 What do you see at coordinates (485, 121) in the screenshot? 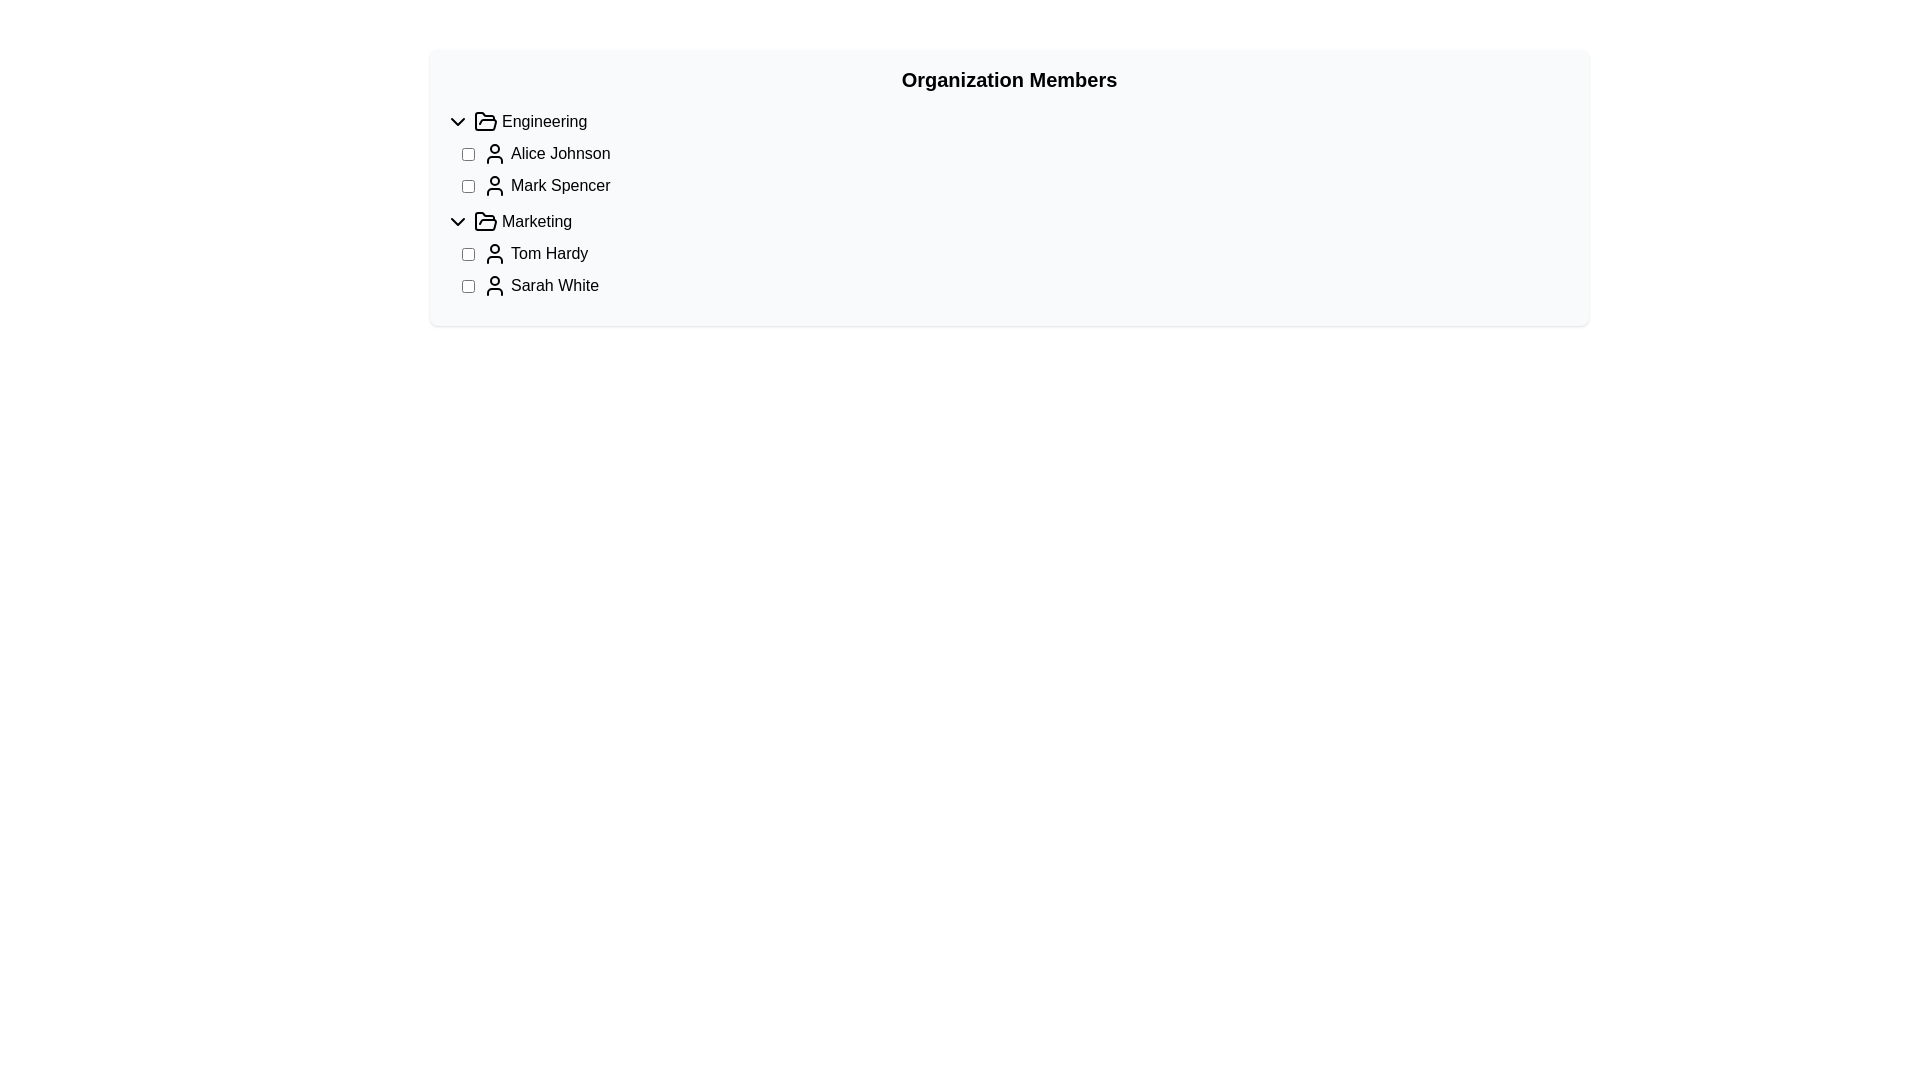
I see `the folder icon representing the 'Marketing' category` at bounding box center [485, 121].